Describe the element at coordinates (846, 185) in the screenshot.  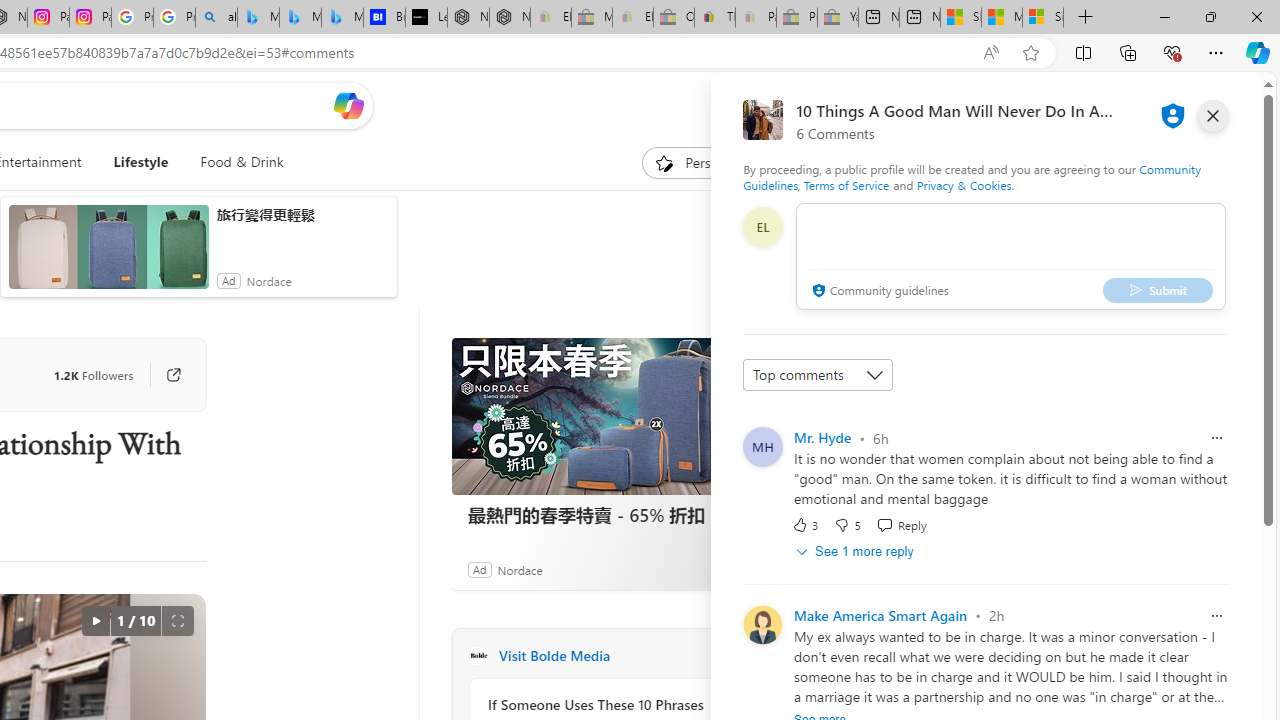
I see `'Terms of Service'` at that location.